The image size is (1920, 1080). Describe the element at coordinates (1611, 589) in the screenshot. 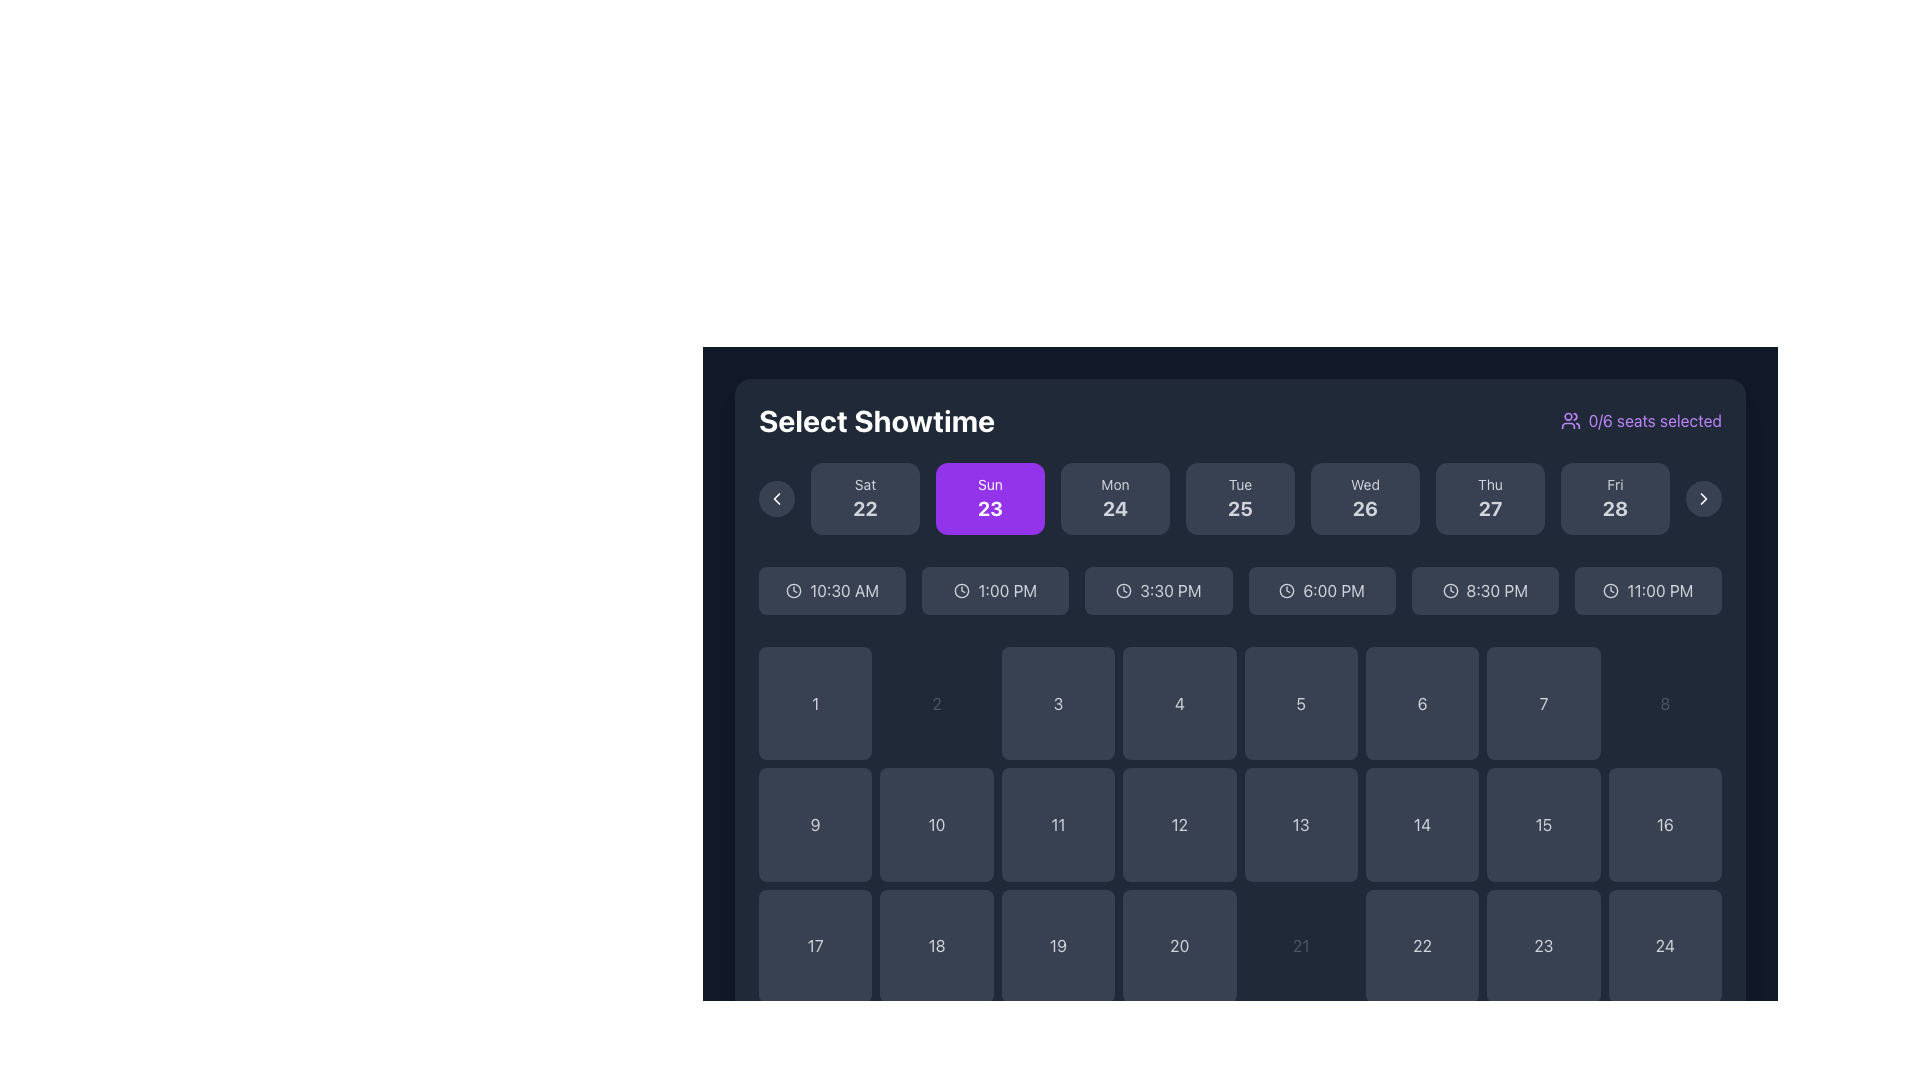

I see `the decorative SVG circle element that visually indicates time in the graphical clock icon, positioned within the 11:00 PM time slot section` at that location.